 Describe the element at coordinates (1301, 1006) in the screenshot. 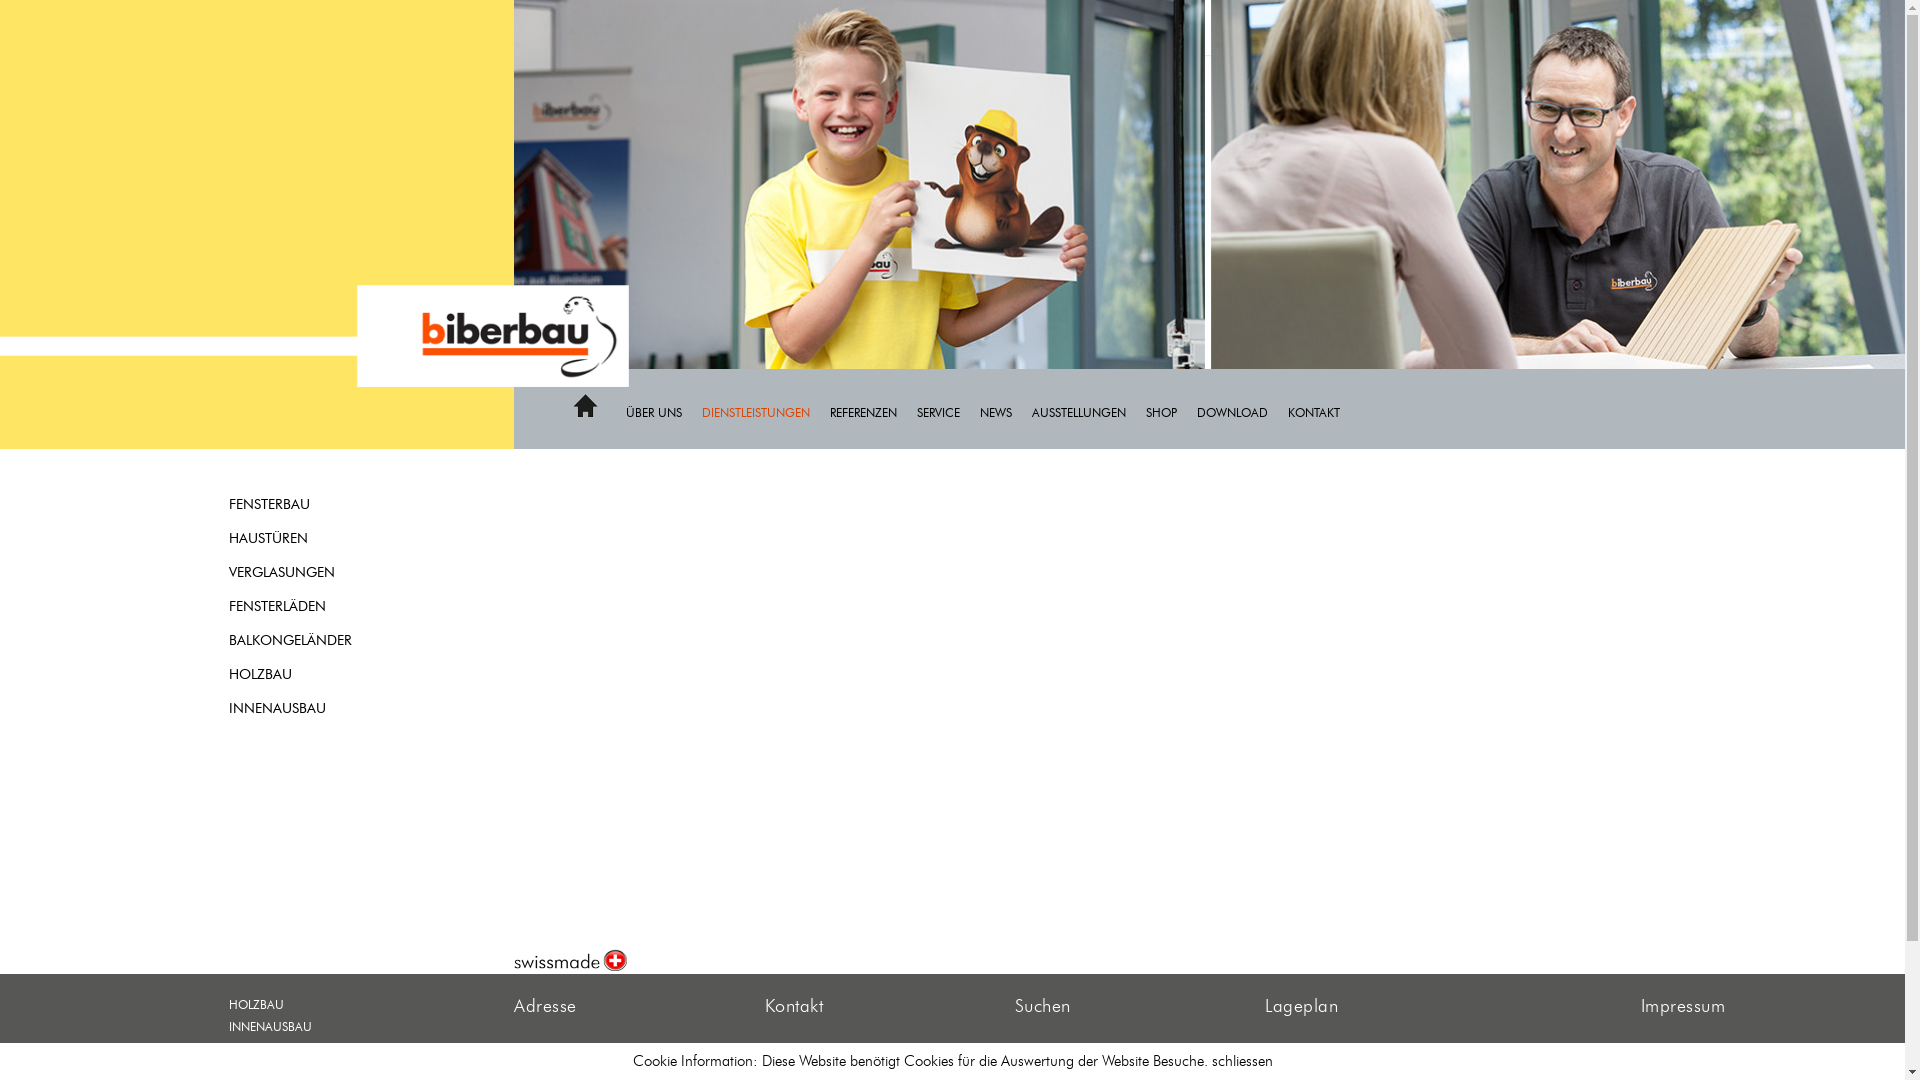

I see `'Lageplan'` at that location.